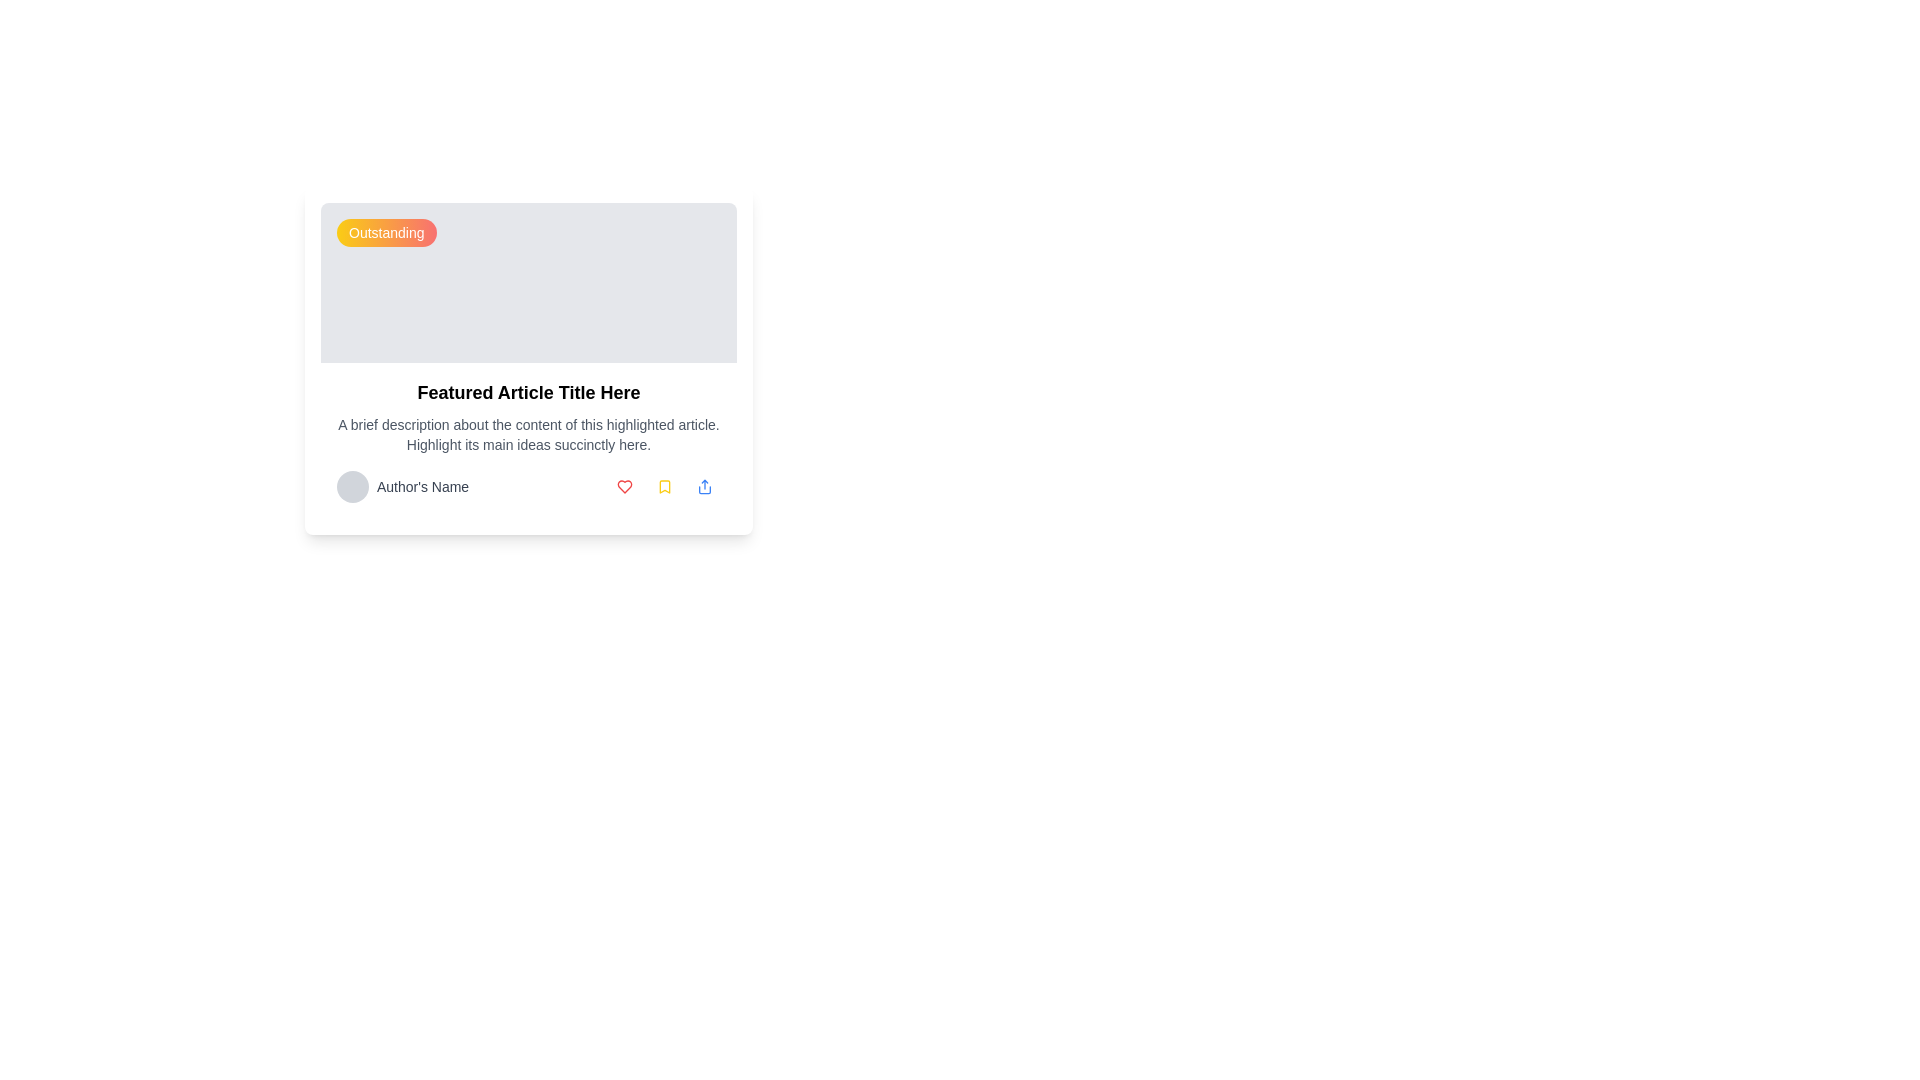 This screenshot has height=1080, width=1920. I want to click on the bookmark icon located in the bottom-right part of the widget containing the article card, so click(665, 486).